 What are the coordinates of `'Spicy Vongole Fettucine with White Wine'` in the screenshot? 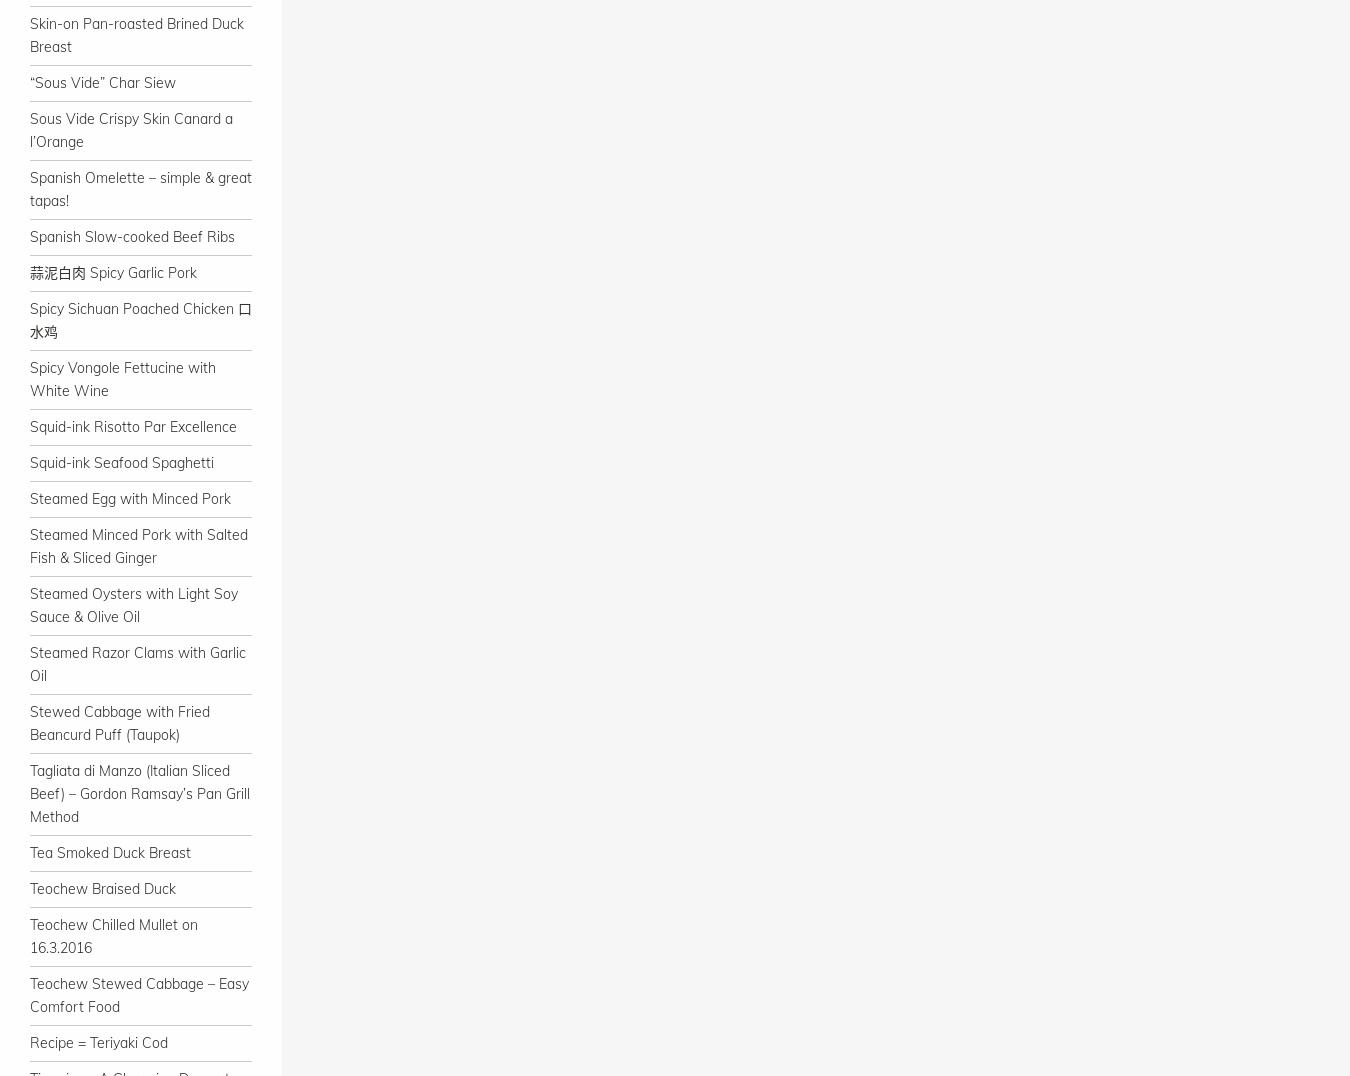 It's located at (122, 378).